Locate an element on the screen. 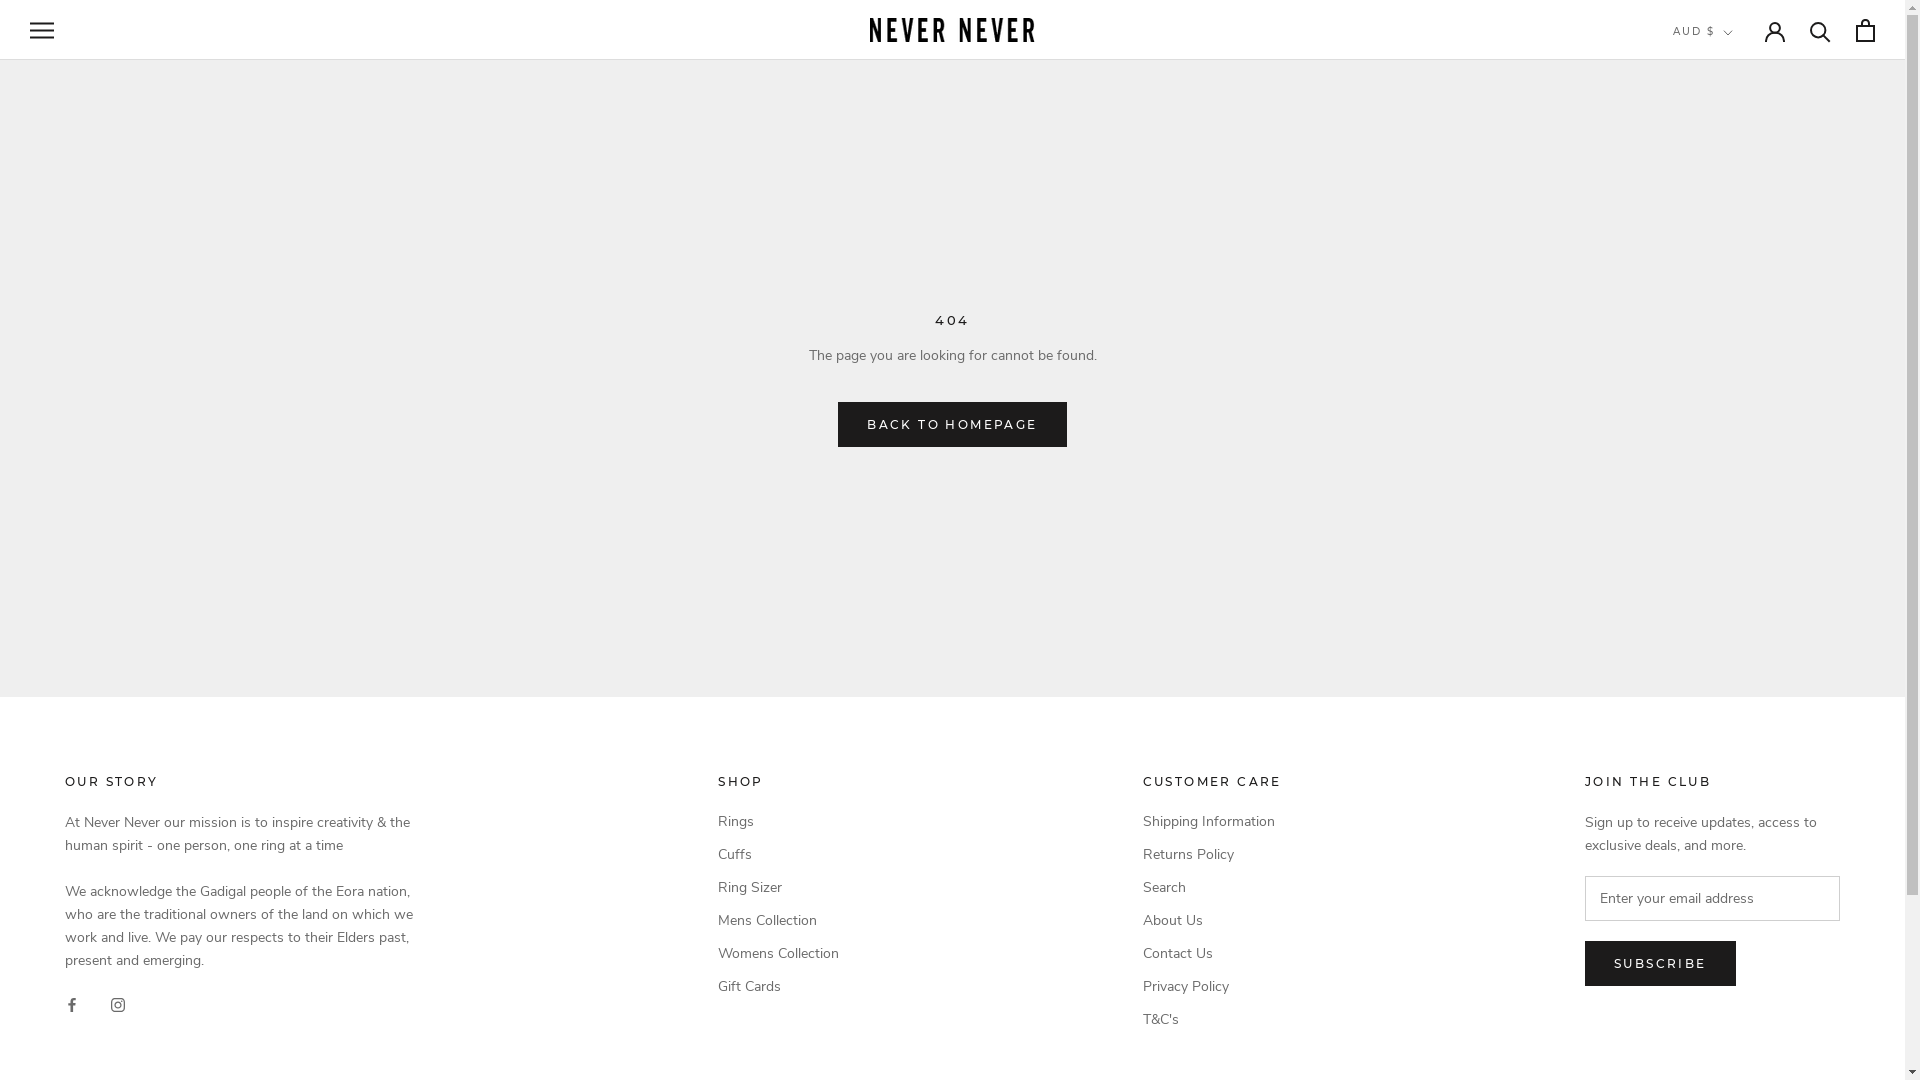 This screenshot has height=1080, width=1920. 'BBD' is located at coordinates (1736, 312).